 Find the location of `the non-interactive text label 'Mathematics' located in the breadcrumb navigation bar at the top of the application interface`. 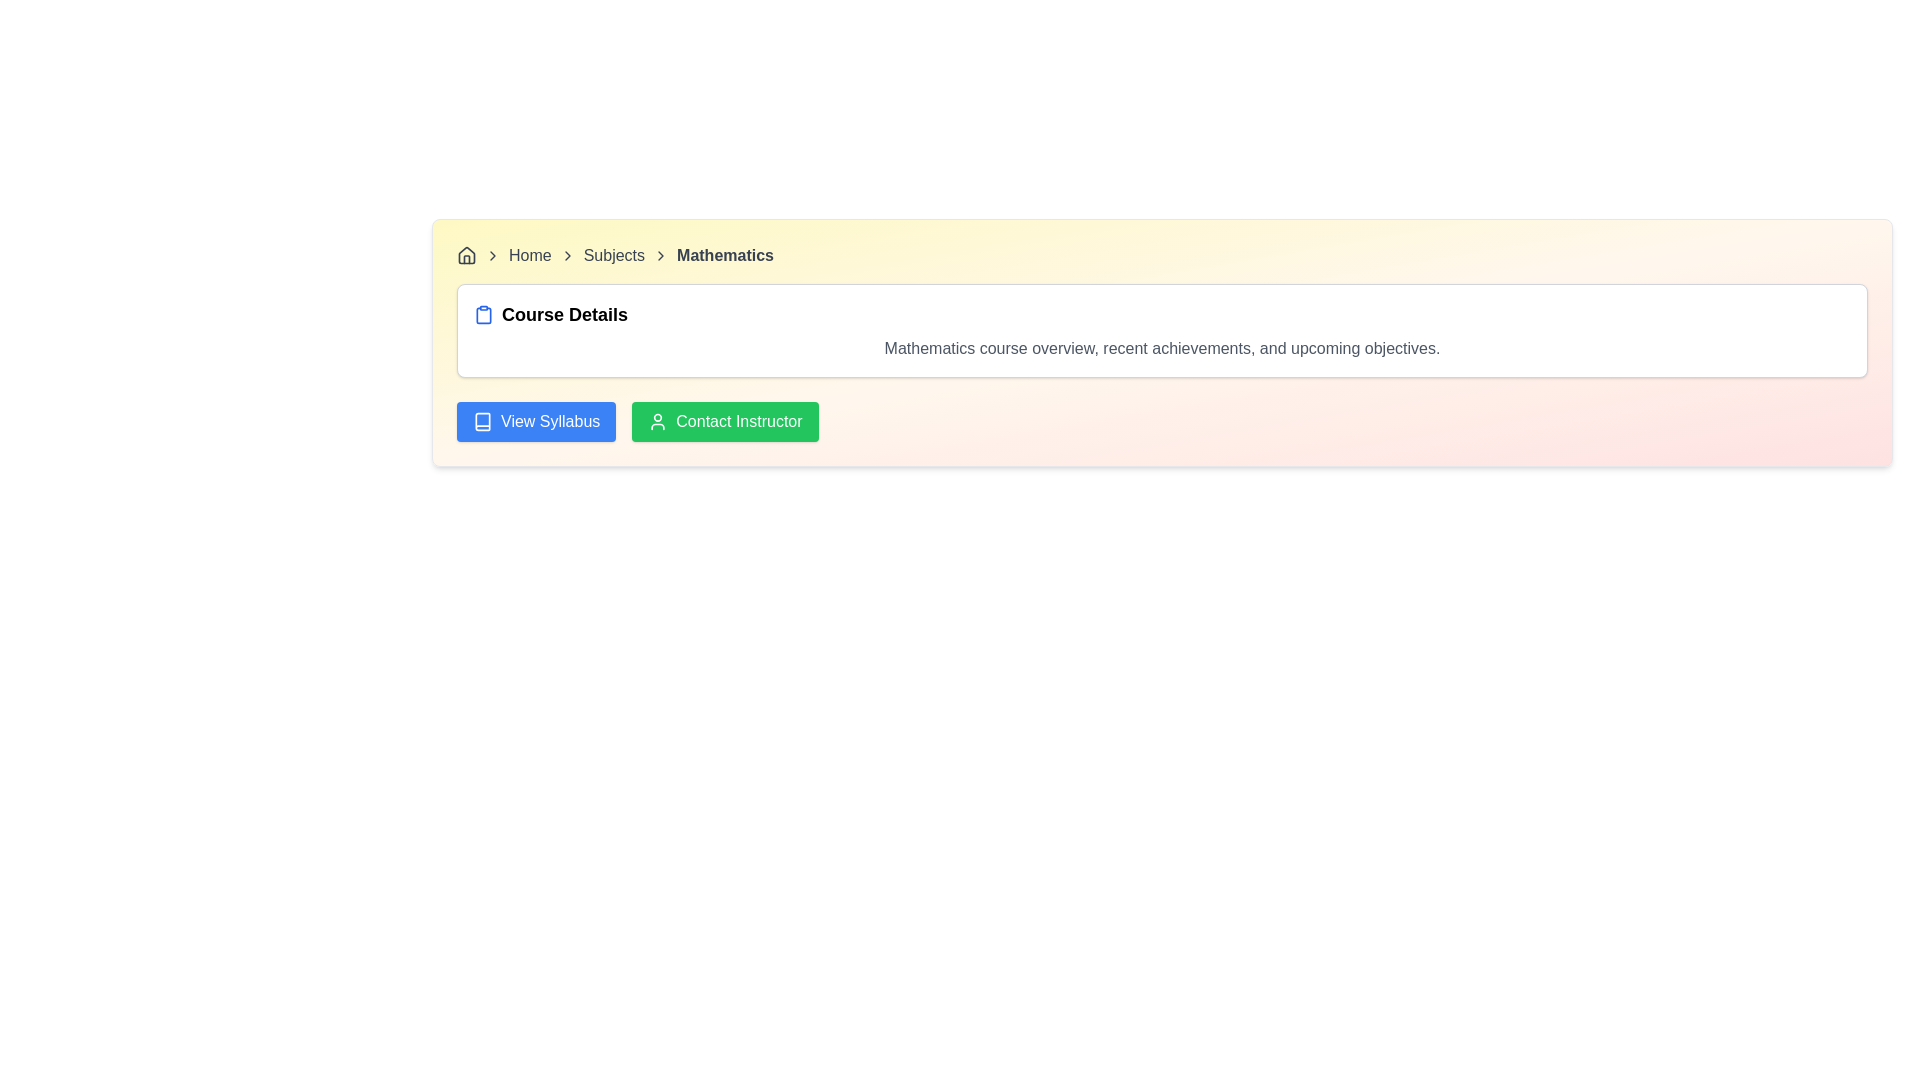

the non-interactive text label 'Mathematics' located in the breadcrumb navigation bar at the top of the application interface is located at coordinates (724, 254).